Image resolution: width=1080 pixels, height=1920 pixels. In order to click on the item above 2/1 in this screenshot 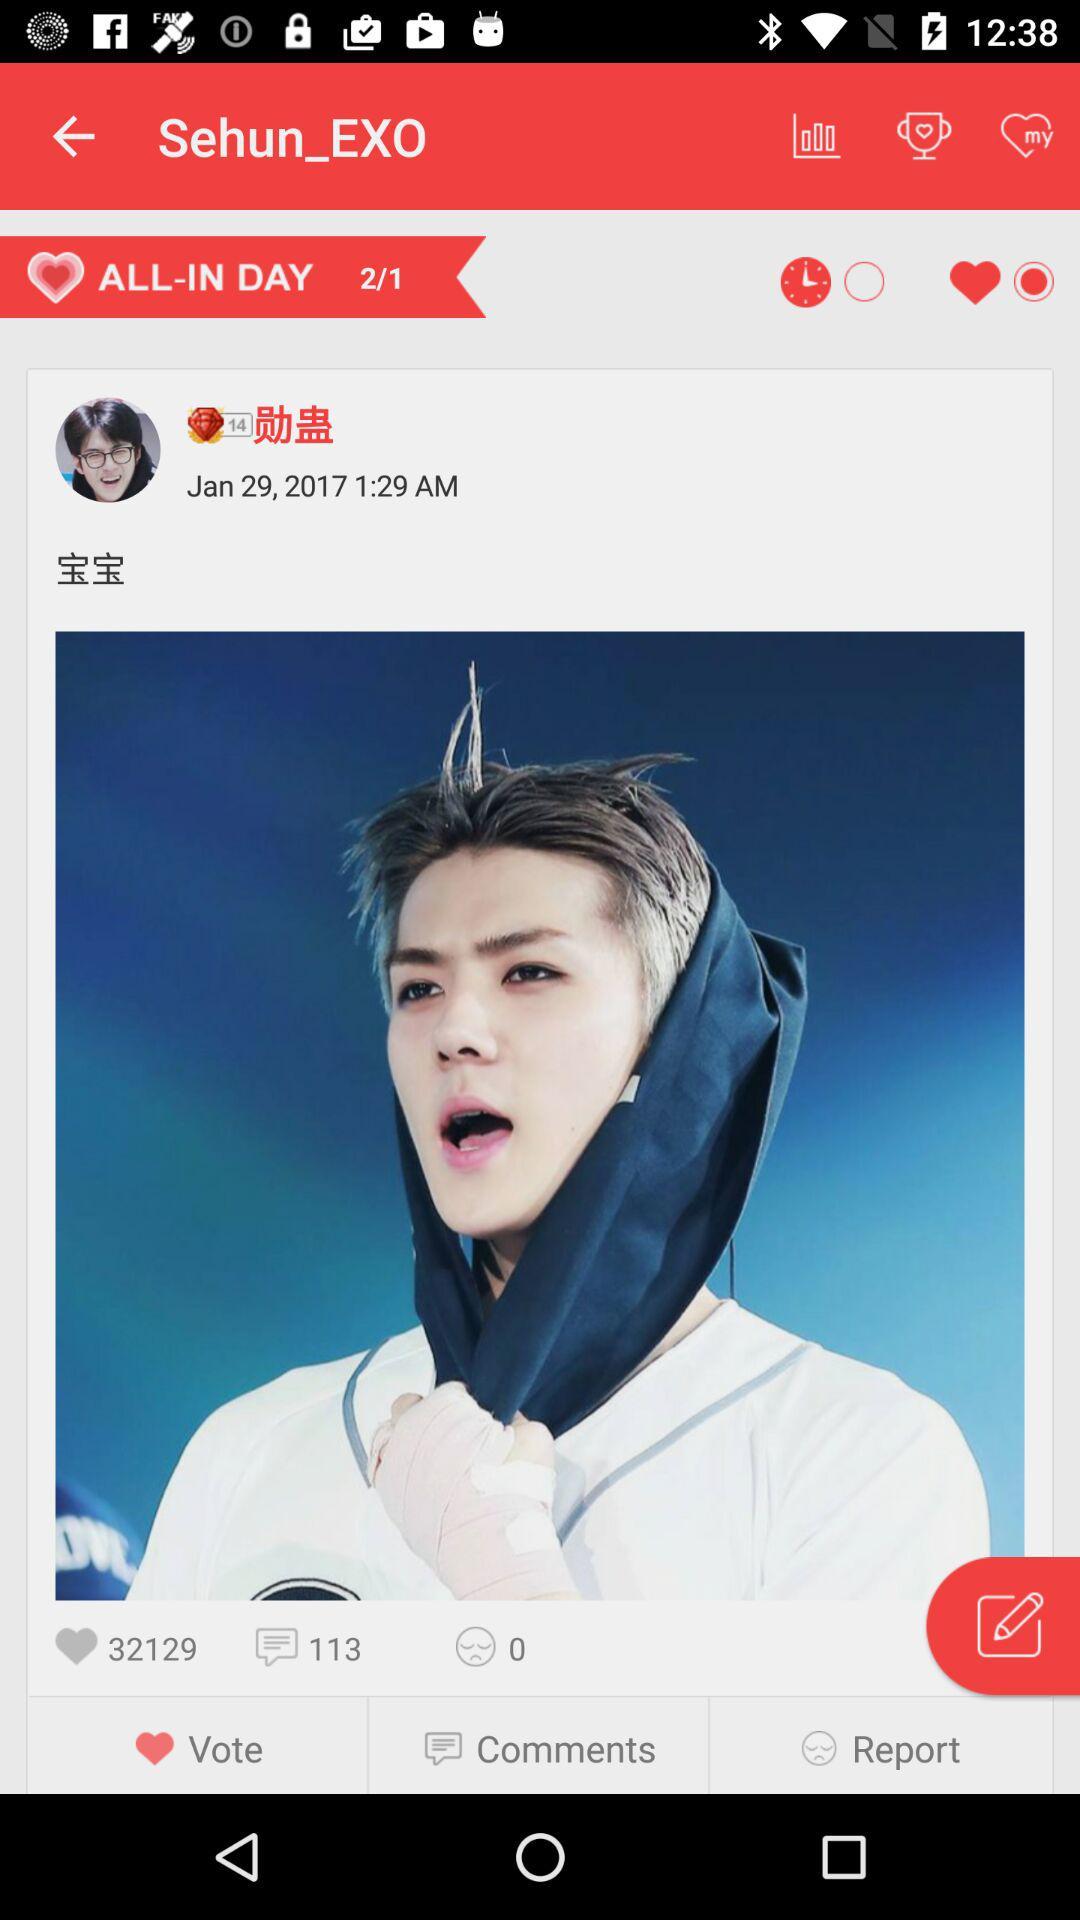, I will do `click(72, 135)`.